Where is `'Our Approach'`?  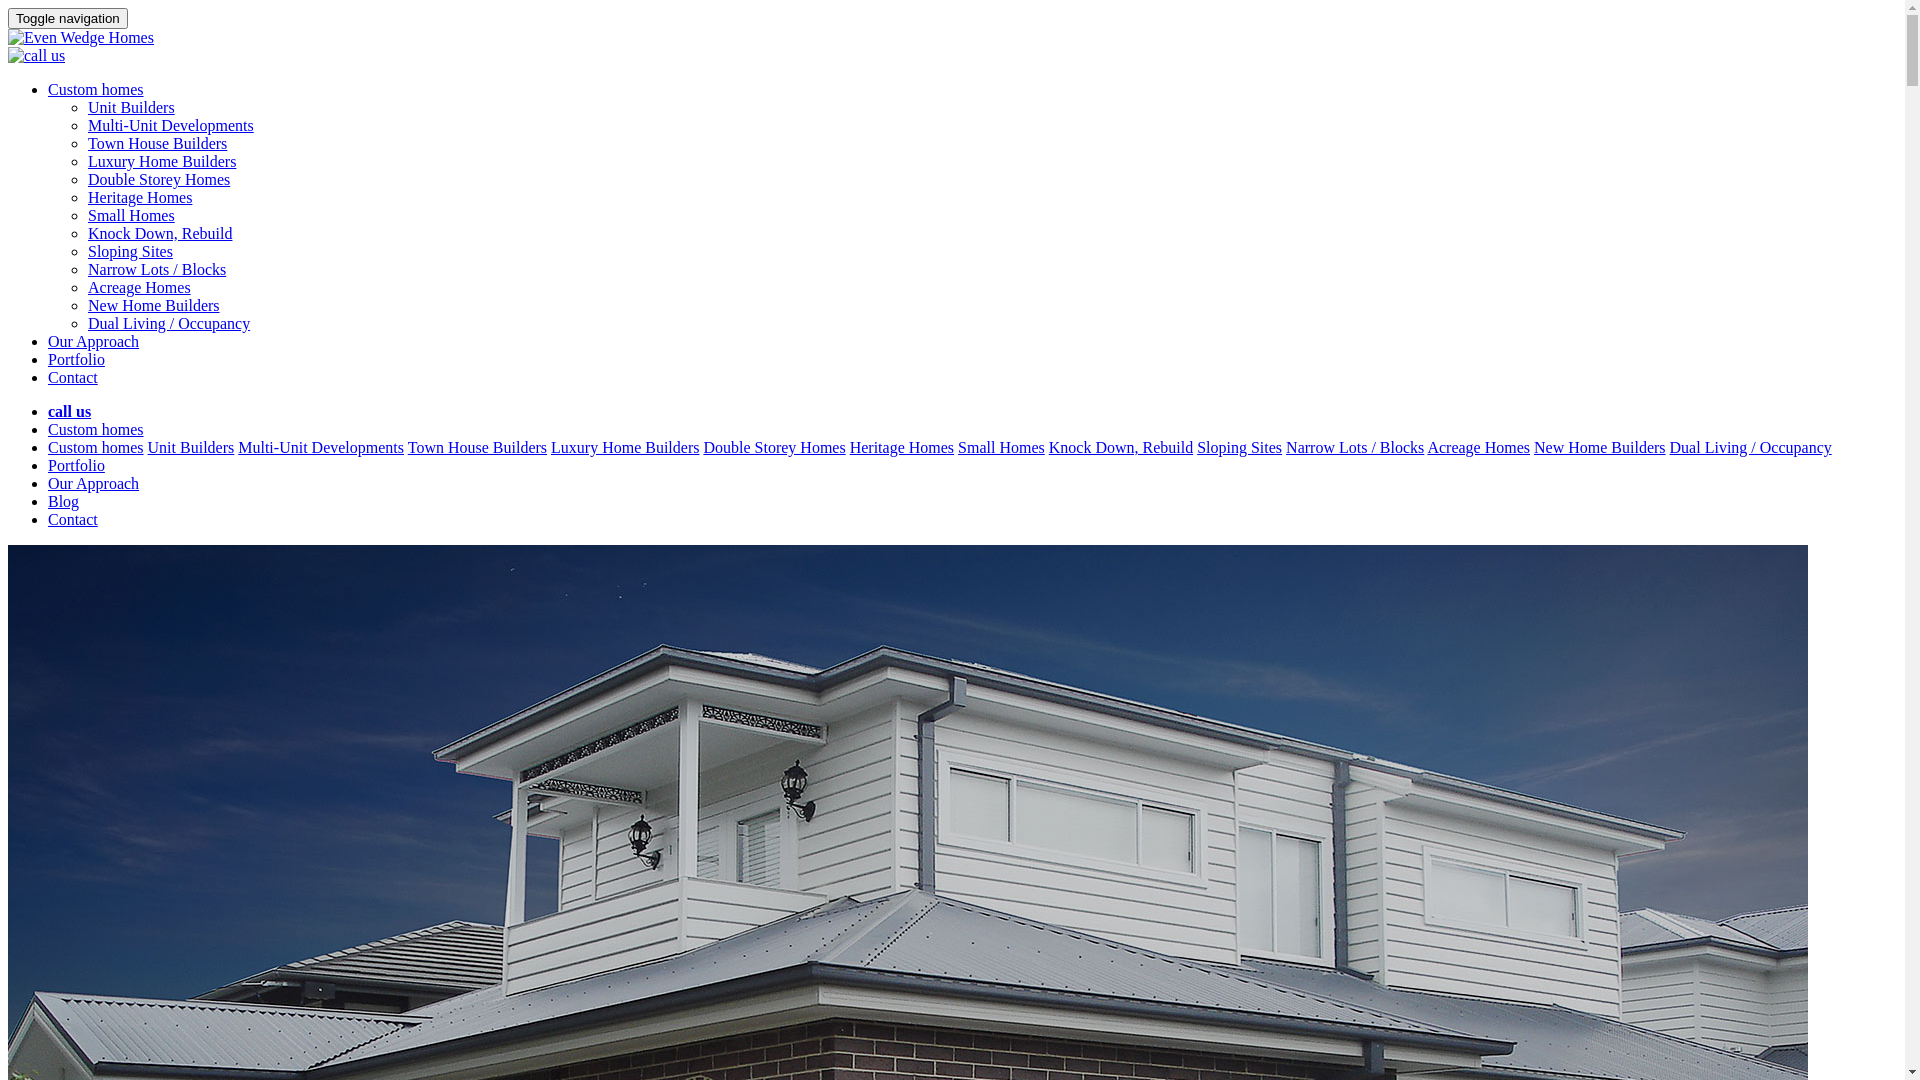 'Our Approach' is located at coordinates (48, 483).